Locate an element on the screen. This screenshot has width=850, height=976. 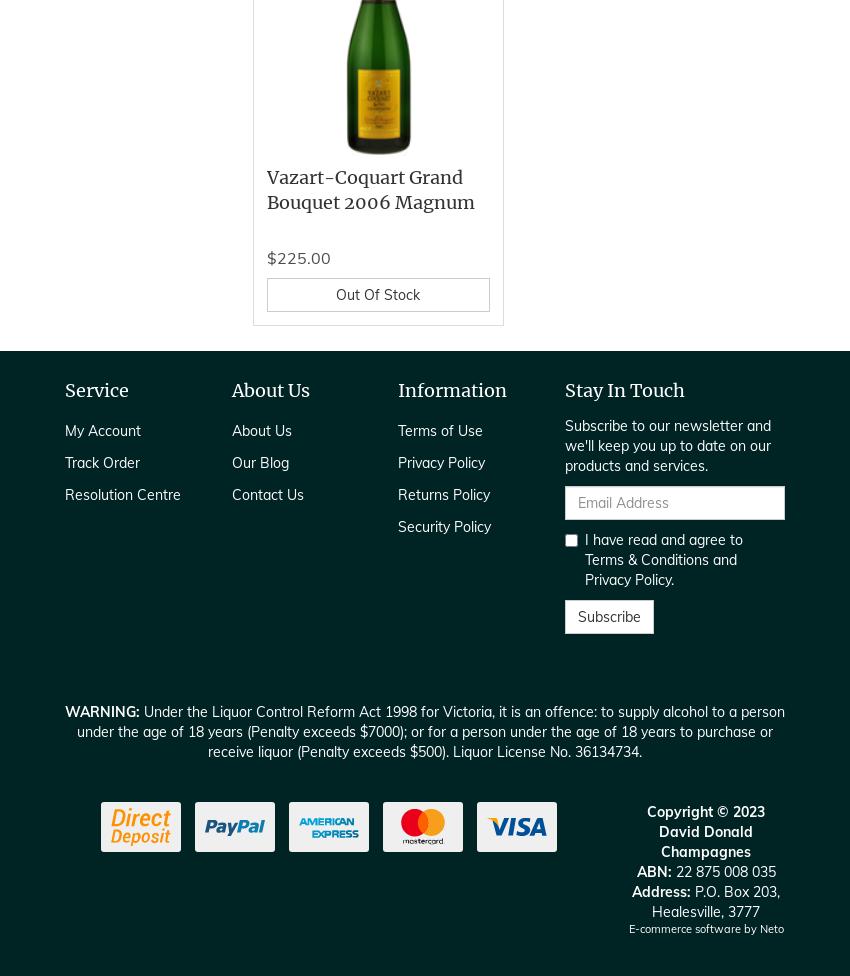
'ABN:' is located at coordinates (653, 870).